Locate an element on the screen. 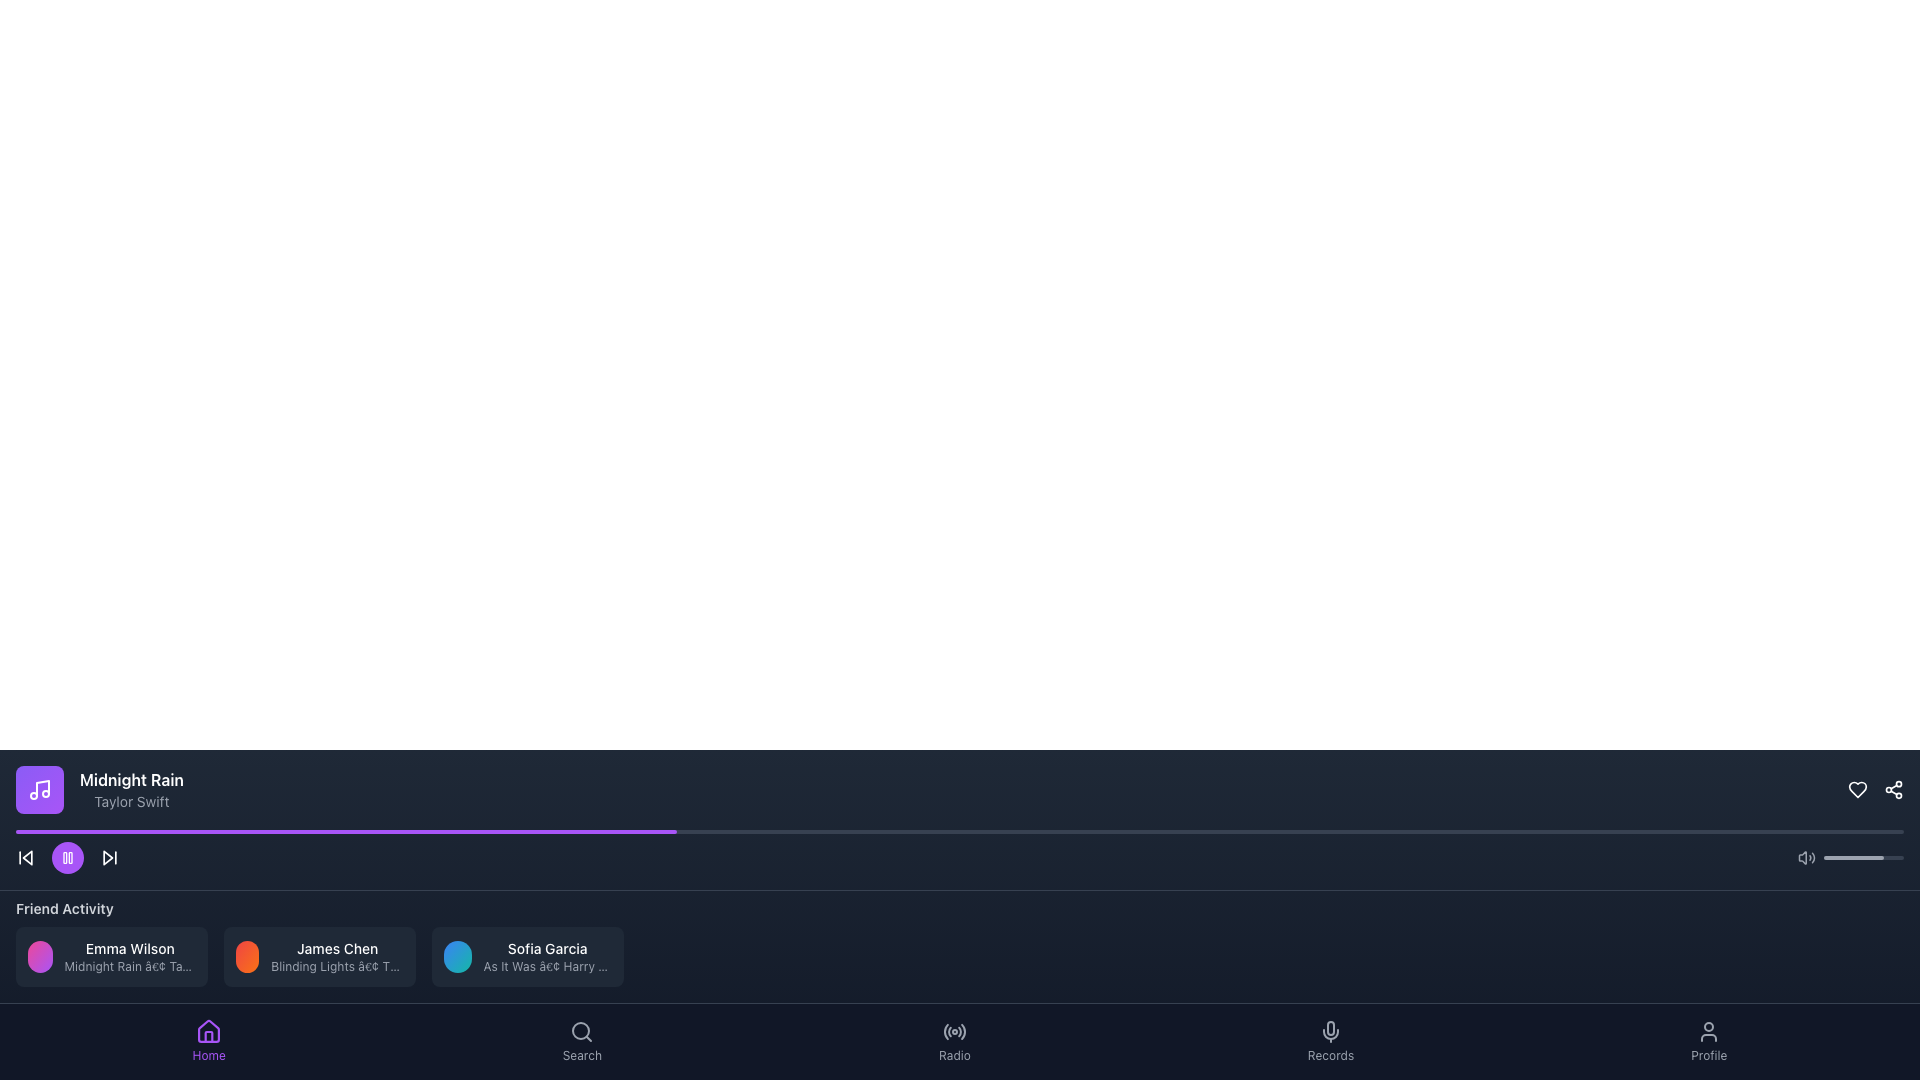  the pause button located in the central portion of the music player control bar is located at coordinates (67, 856).